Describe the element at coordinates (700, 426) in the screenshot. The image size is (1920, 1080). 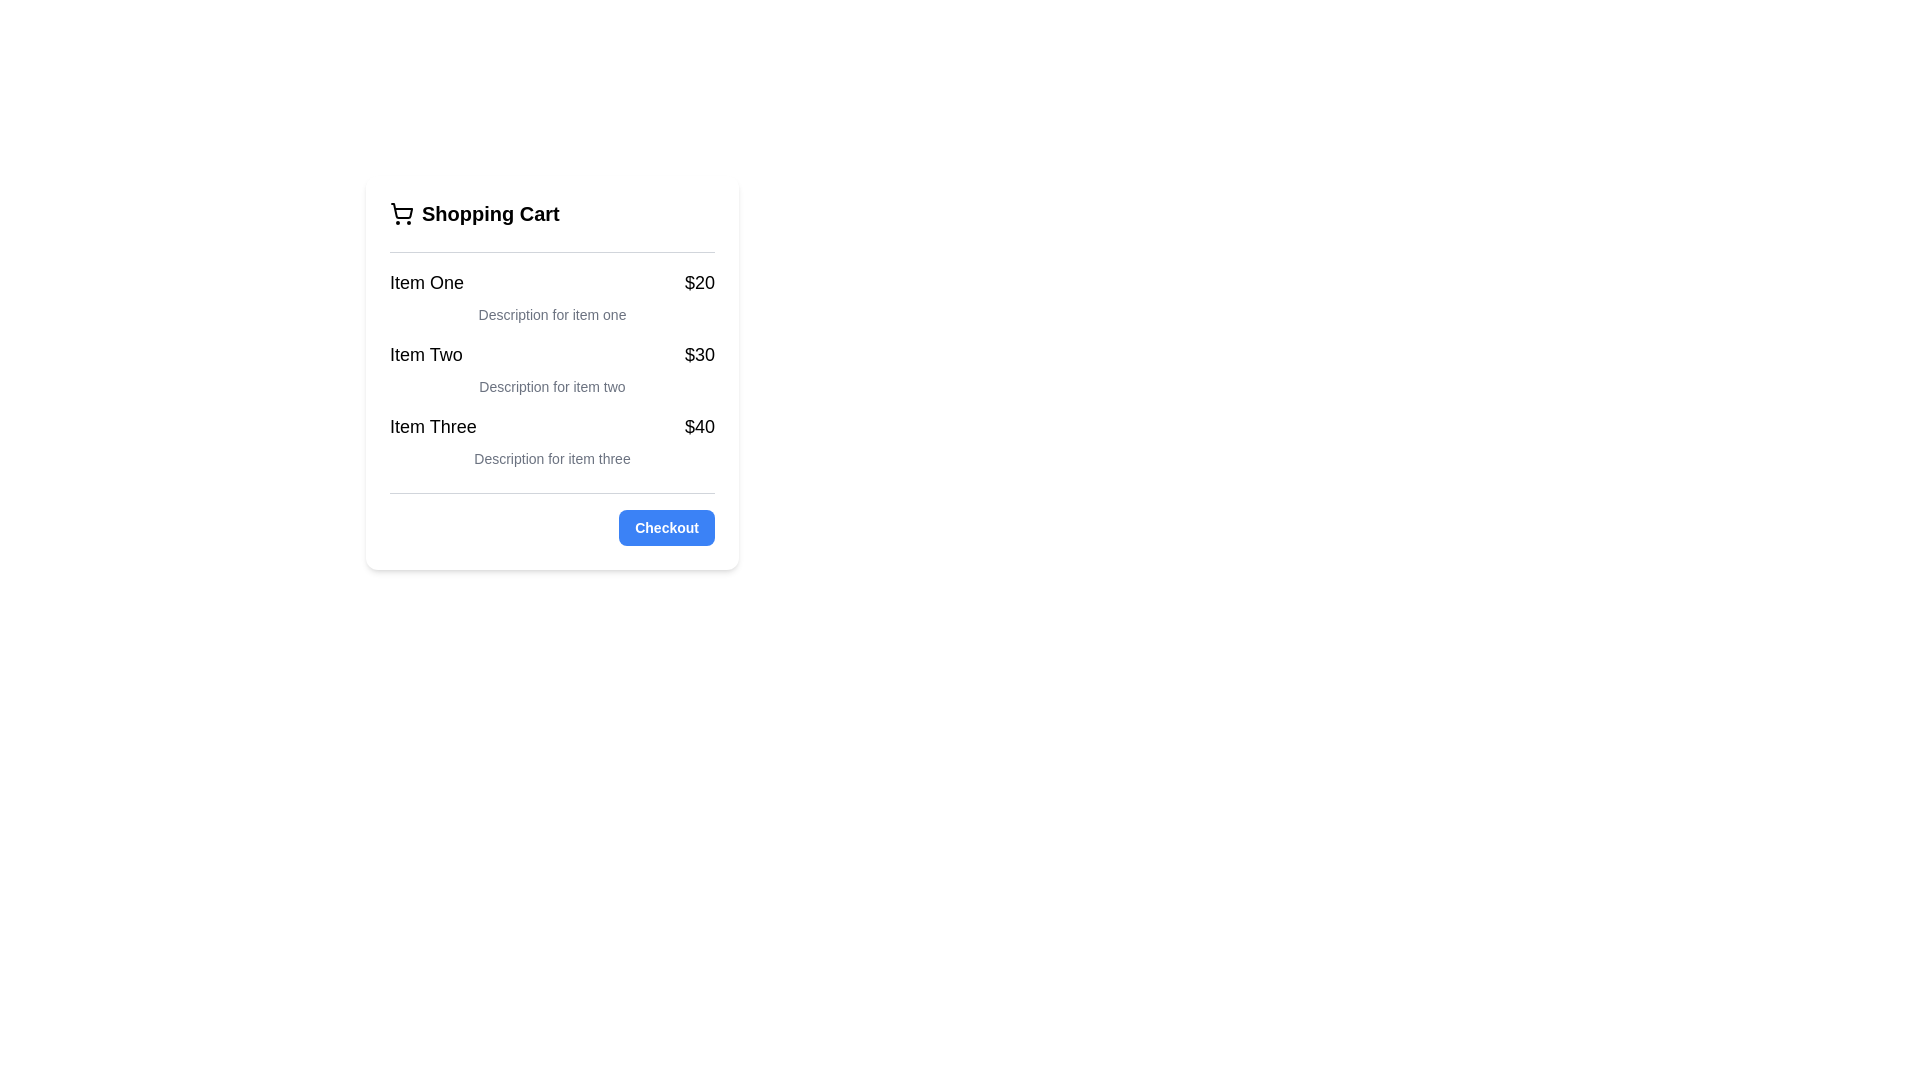
I see `the text label displaying the price '$40' in bold black font, located on the right side of the row labeled 'Item Three' in the shopping cart interface` at that location.